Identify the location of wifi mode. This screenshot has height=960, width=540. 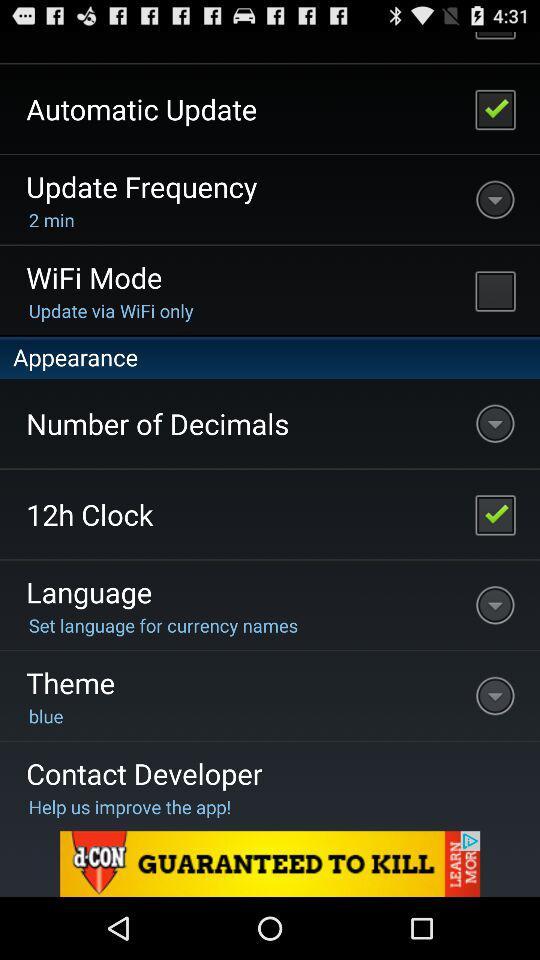
(494, 289).